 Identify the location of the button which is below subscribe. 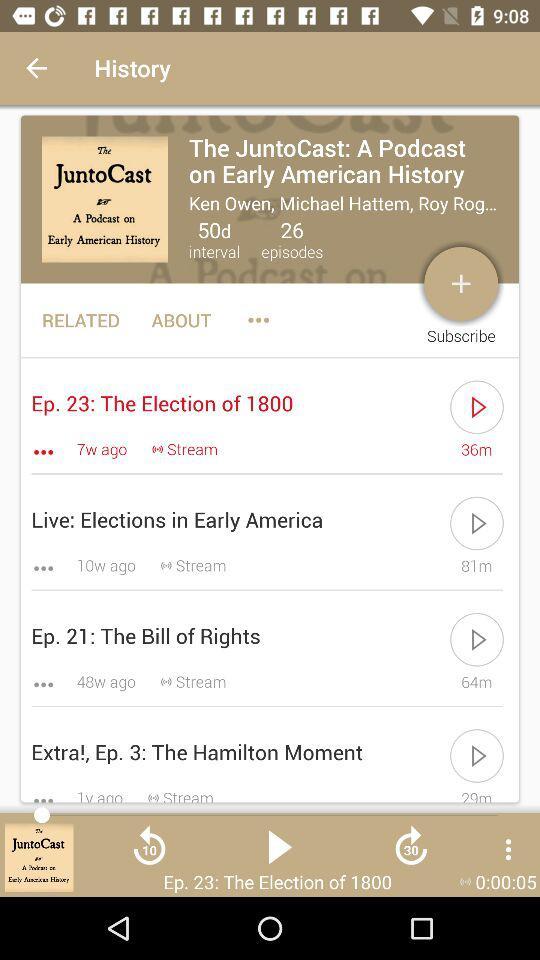
(476, 406).